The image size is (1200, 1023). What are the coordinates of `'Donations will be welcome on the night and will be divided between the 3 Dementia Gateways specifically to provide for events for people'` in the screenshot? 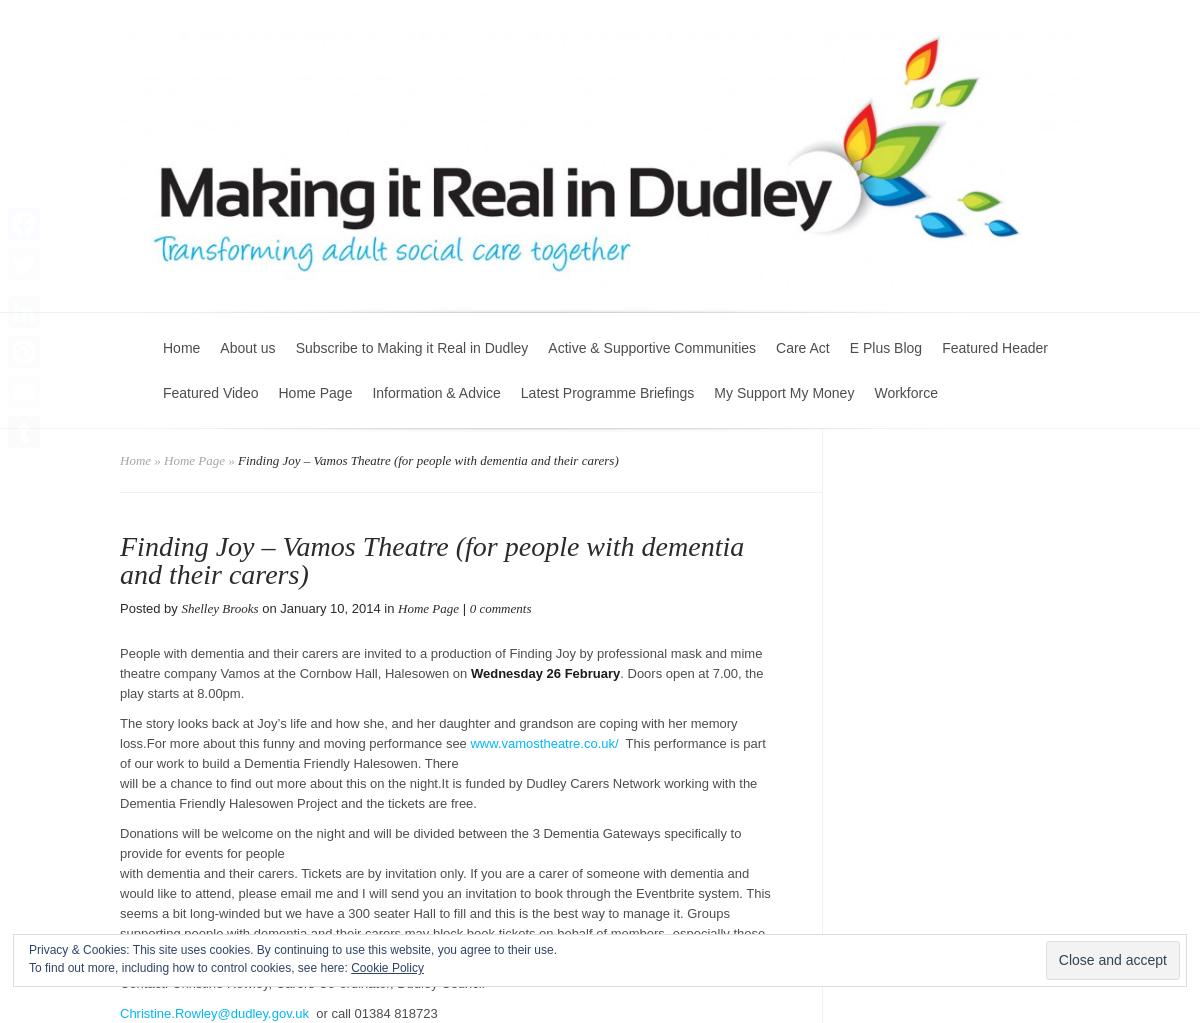 It's located at (430, 842).